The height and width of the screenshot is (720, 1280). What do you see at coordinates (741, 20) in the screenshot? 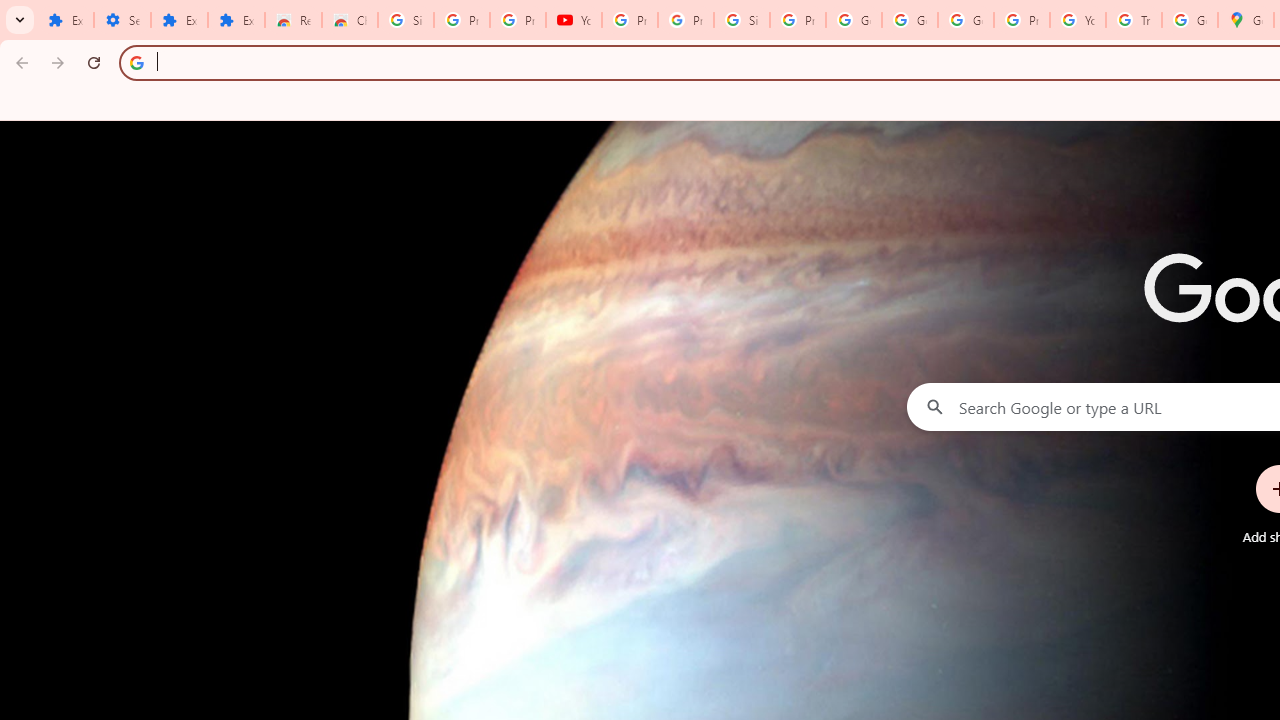
I see `'Sign in - Google Accounts'` at bounding box center [741, 20].